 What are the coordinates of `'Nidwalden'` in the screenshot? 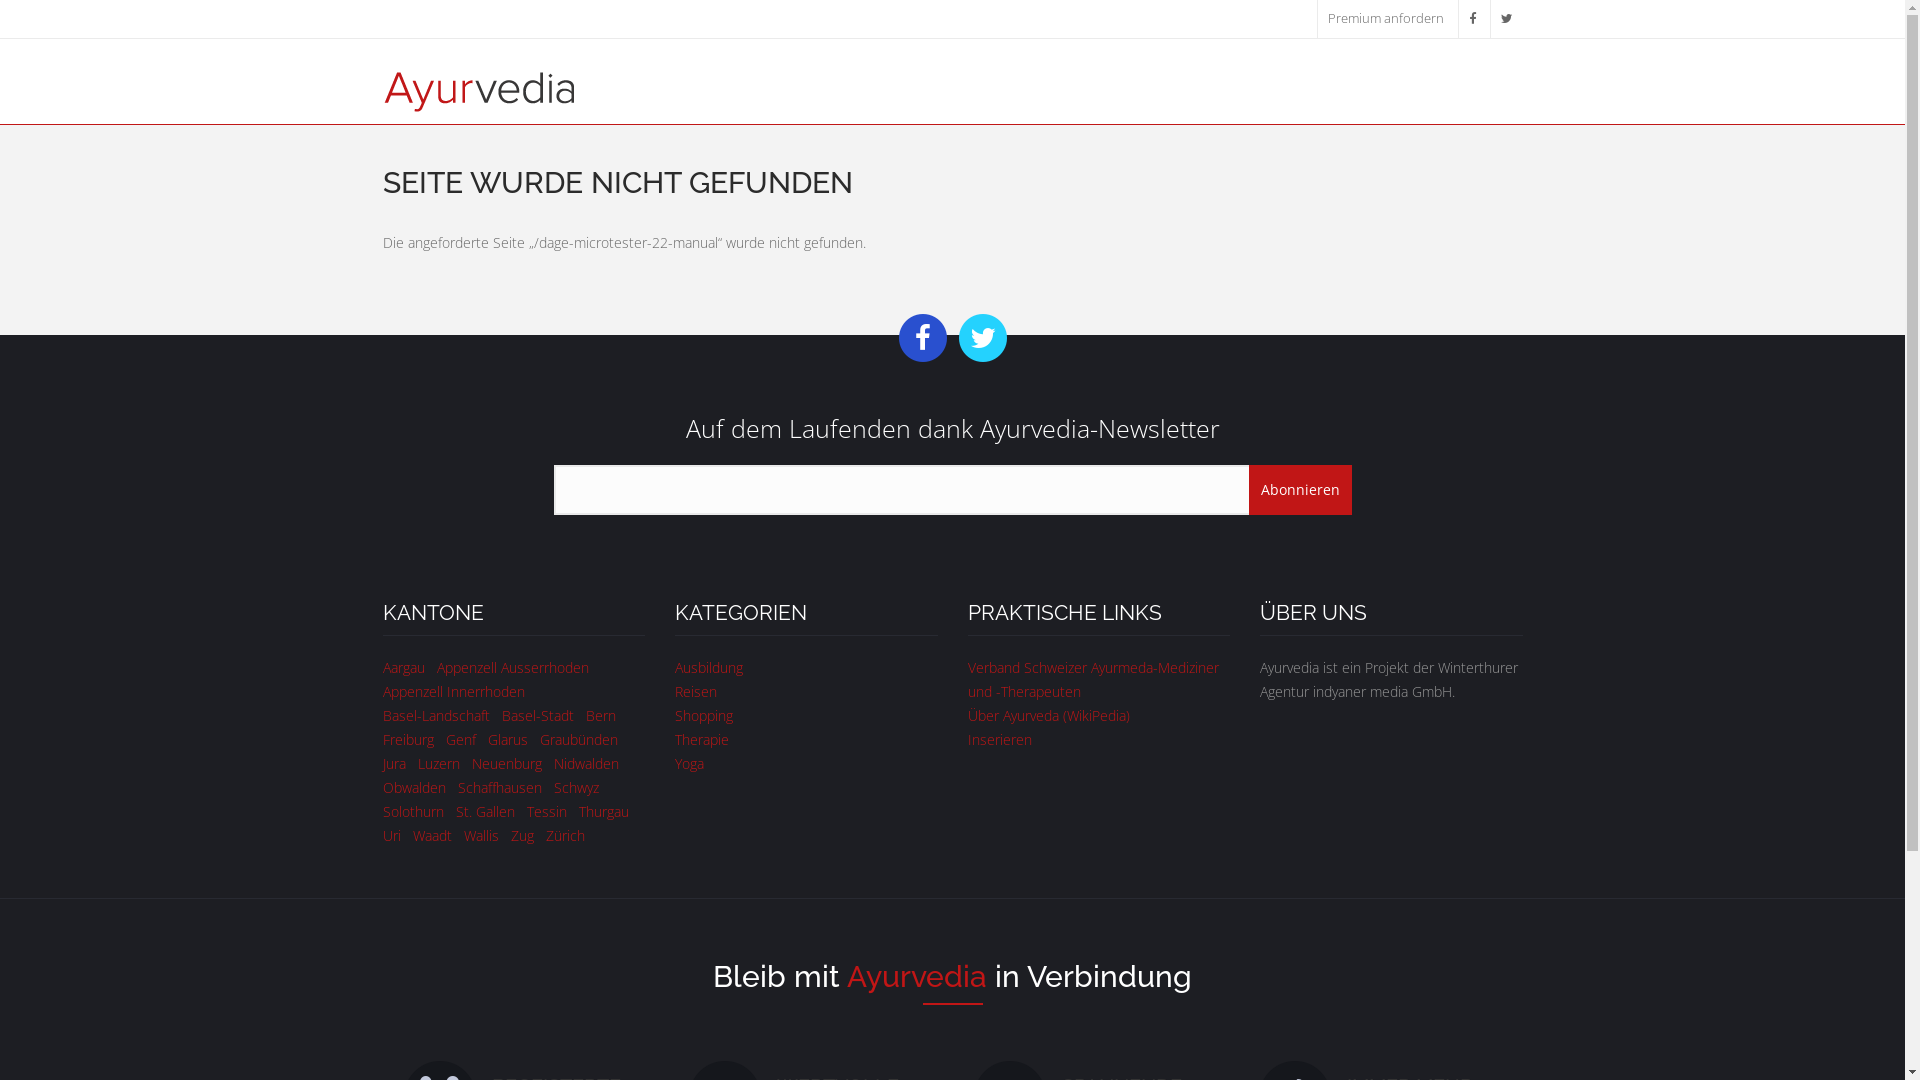 It's located at (585, 763).